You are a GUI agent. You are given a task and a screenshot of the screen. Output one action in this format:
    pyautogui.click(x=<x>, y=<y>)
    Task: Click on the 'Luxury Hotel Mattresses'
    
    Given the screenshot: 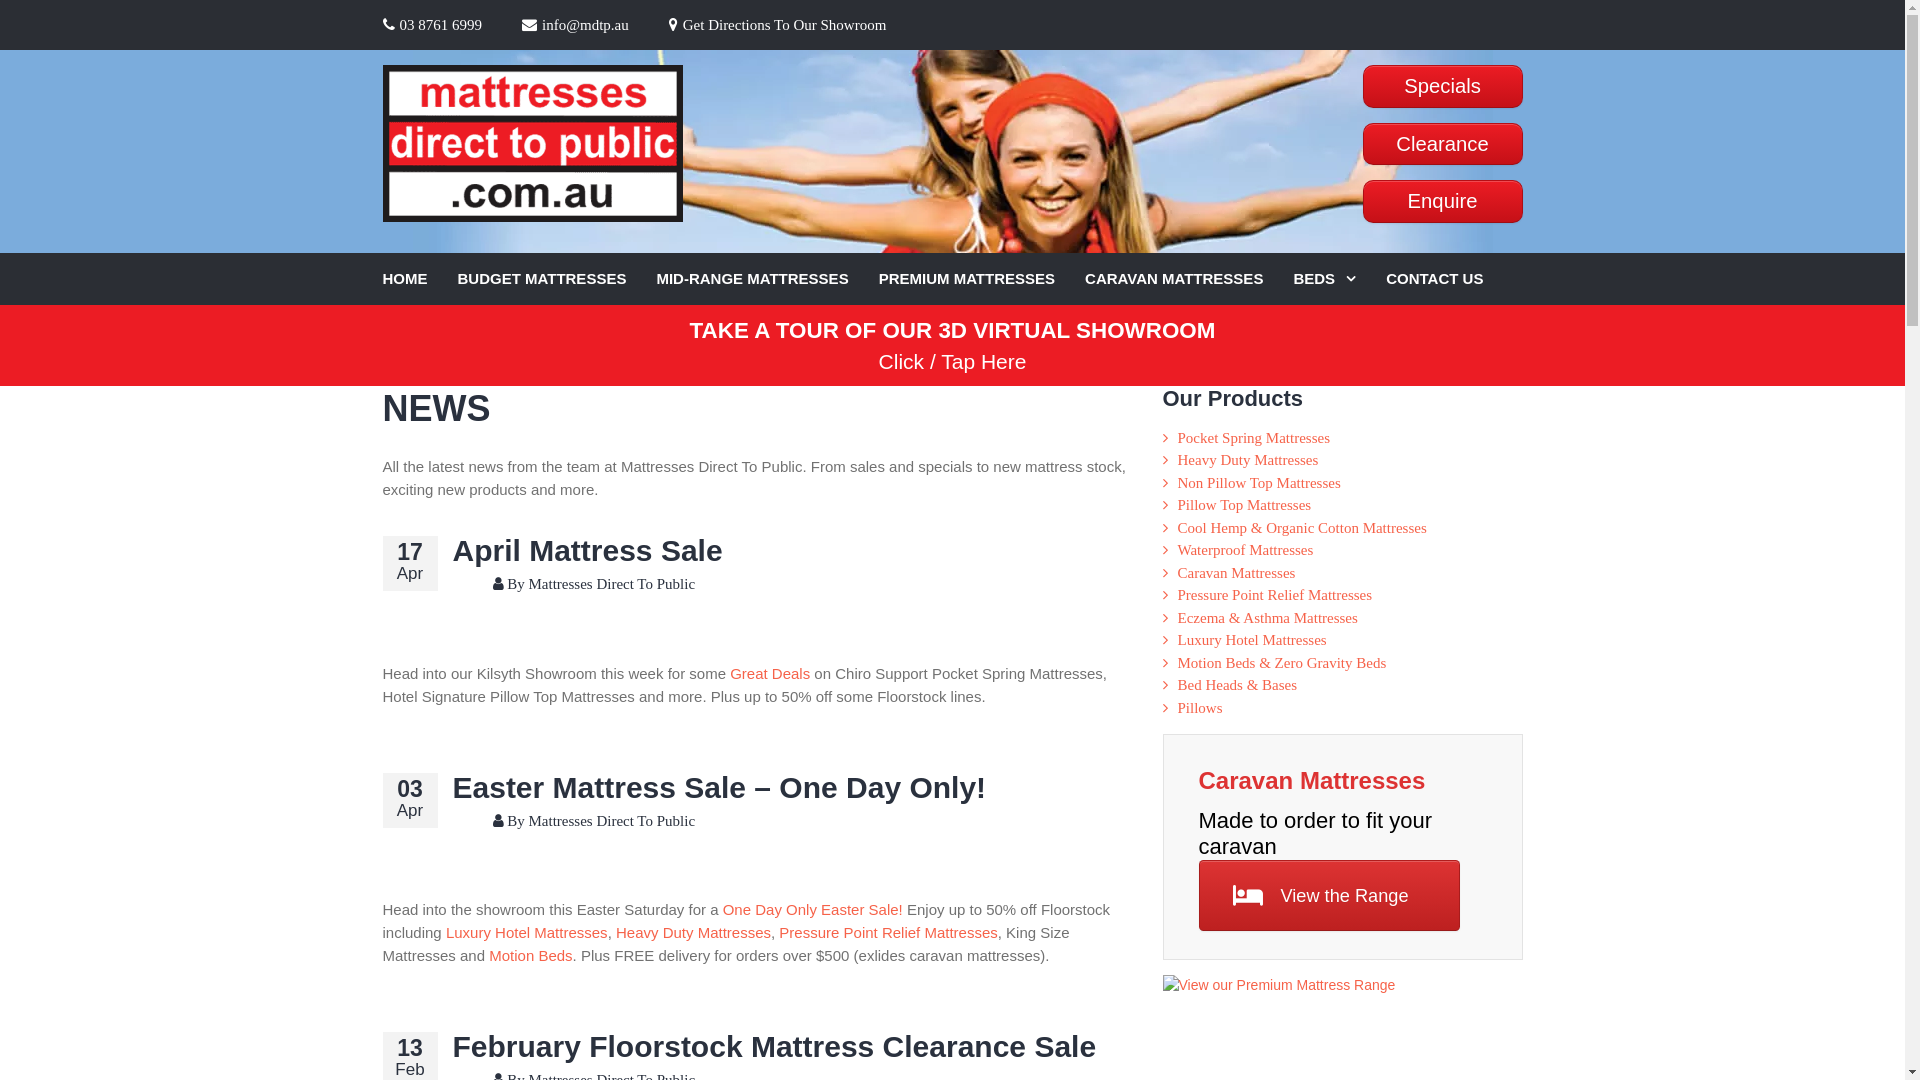 What is the action you would take?
    pyautogui.click(x=1251, y=640)
    